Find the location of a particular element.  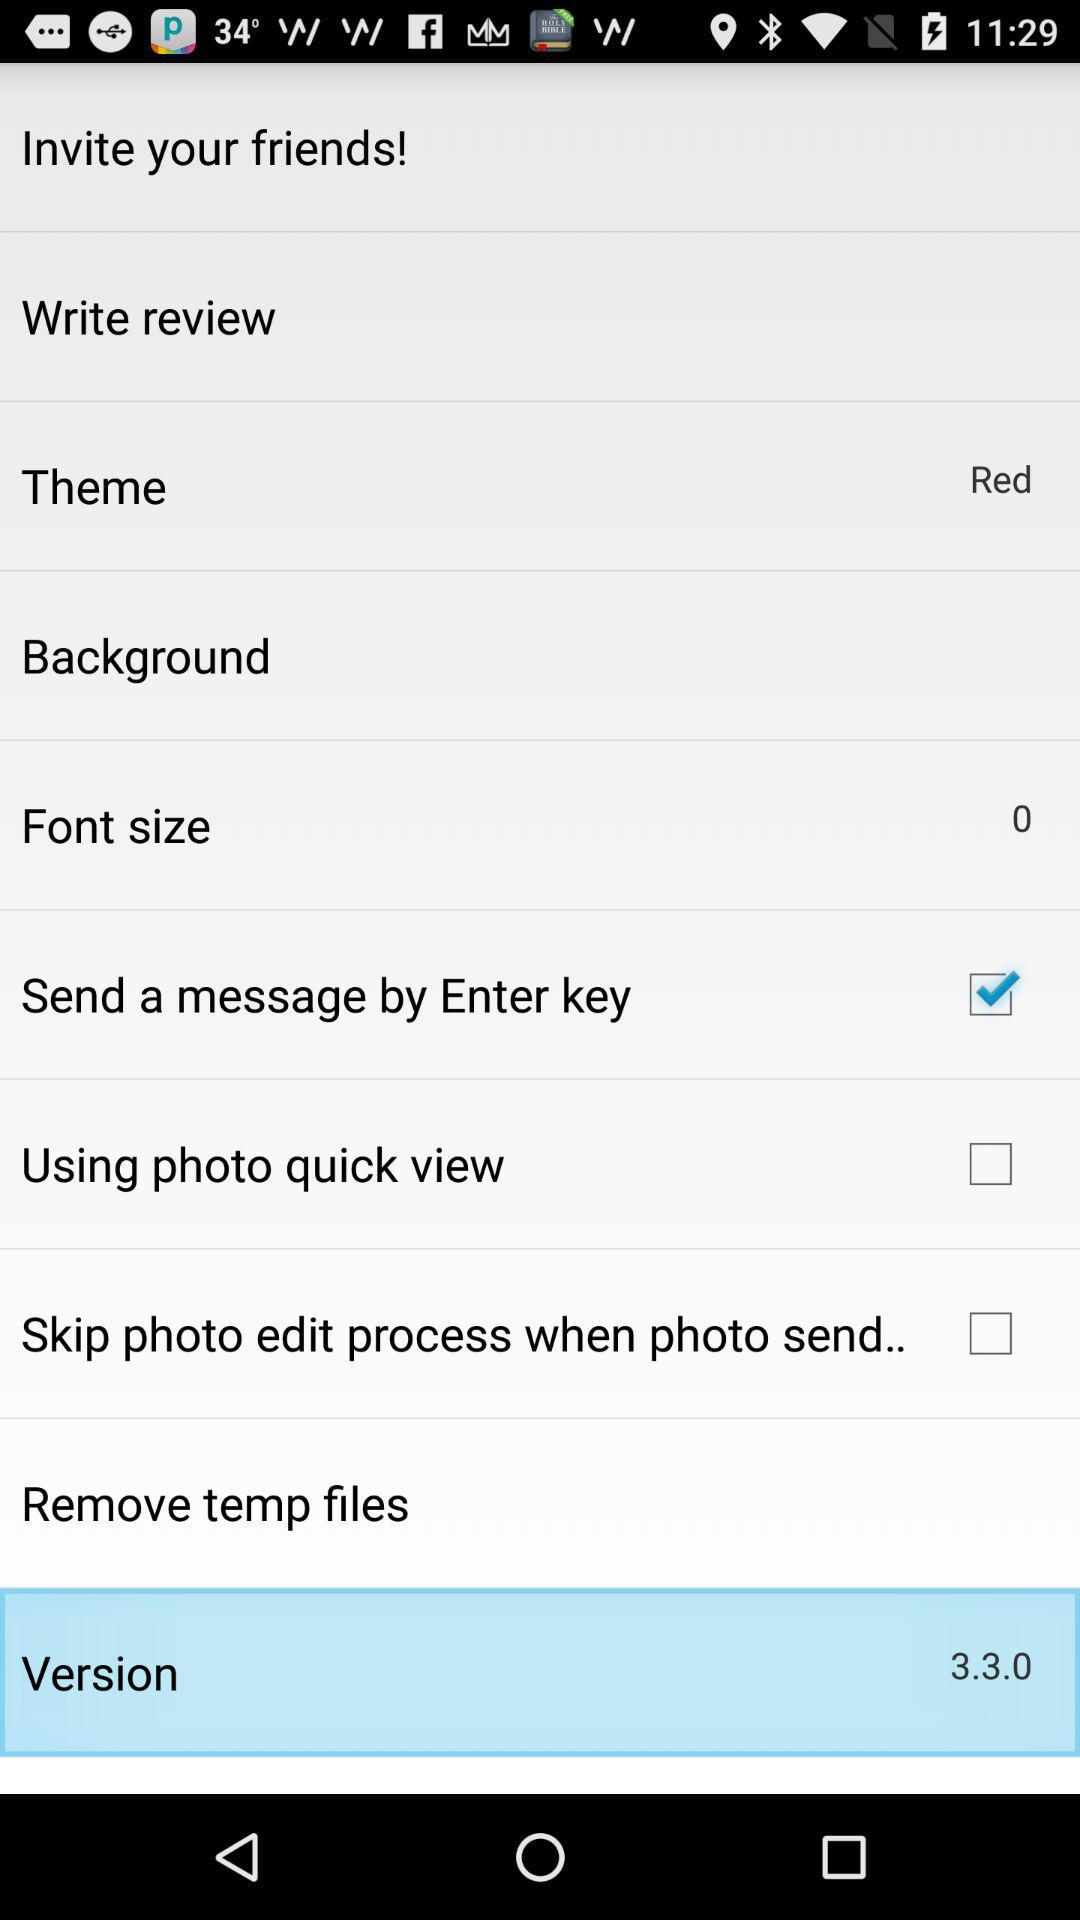

item to the left of 3.3.0 icon is located at coordinates (100, 1672).